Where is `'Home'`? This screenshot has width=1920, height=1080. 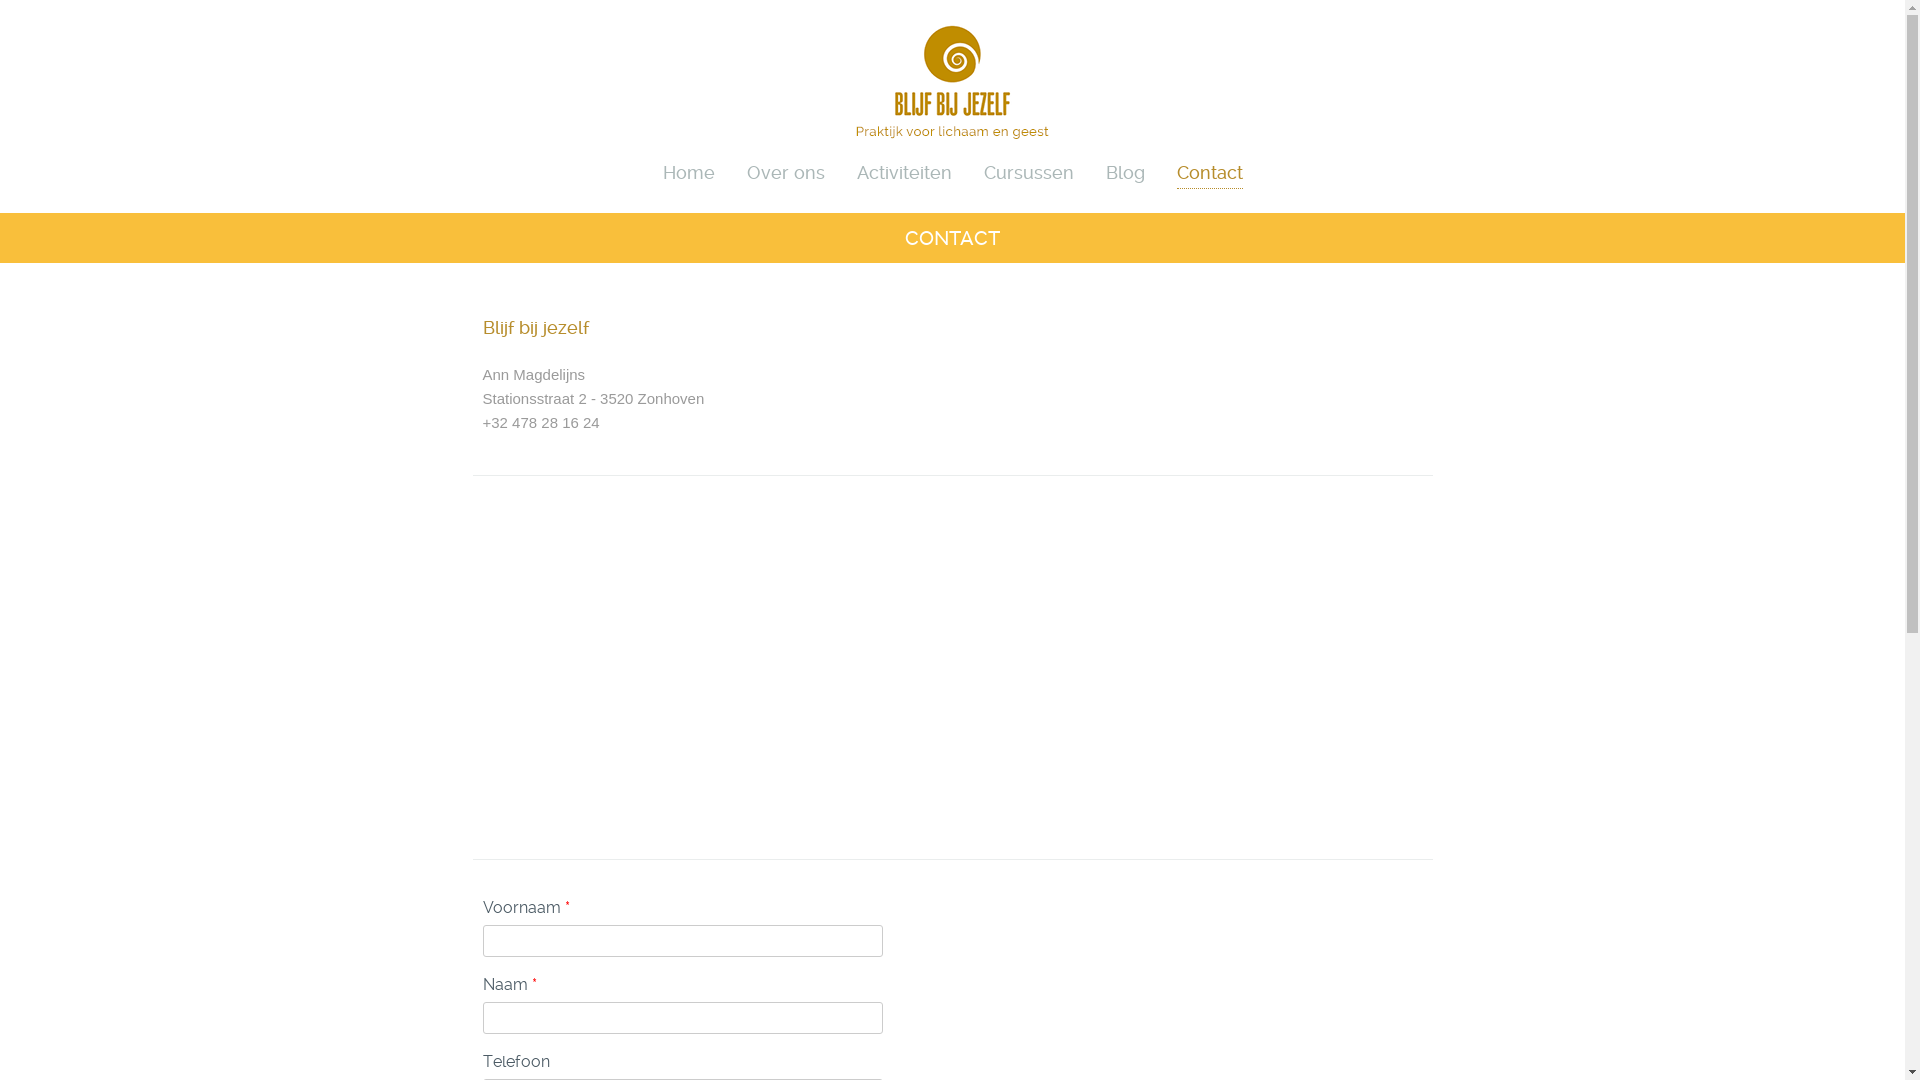 'Home' is located at coordinates (687, 169).